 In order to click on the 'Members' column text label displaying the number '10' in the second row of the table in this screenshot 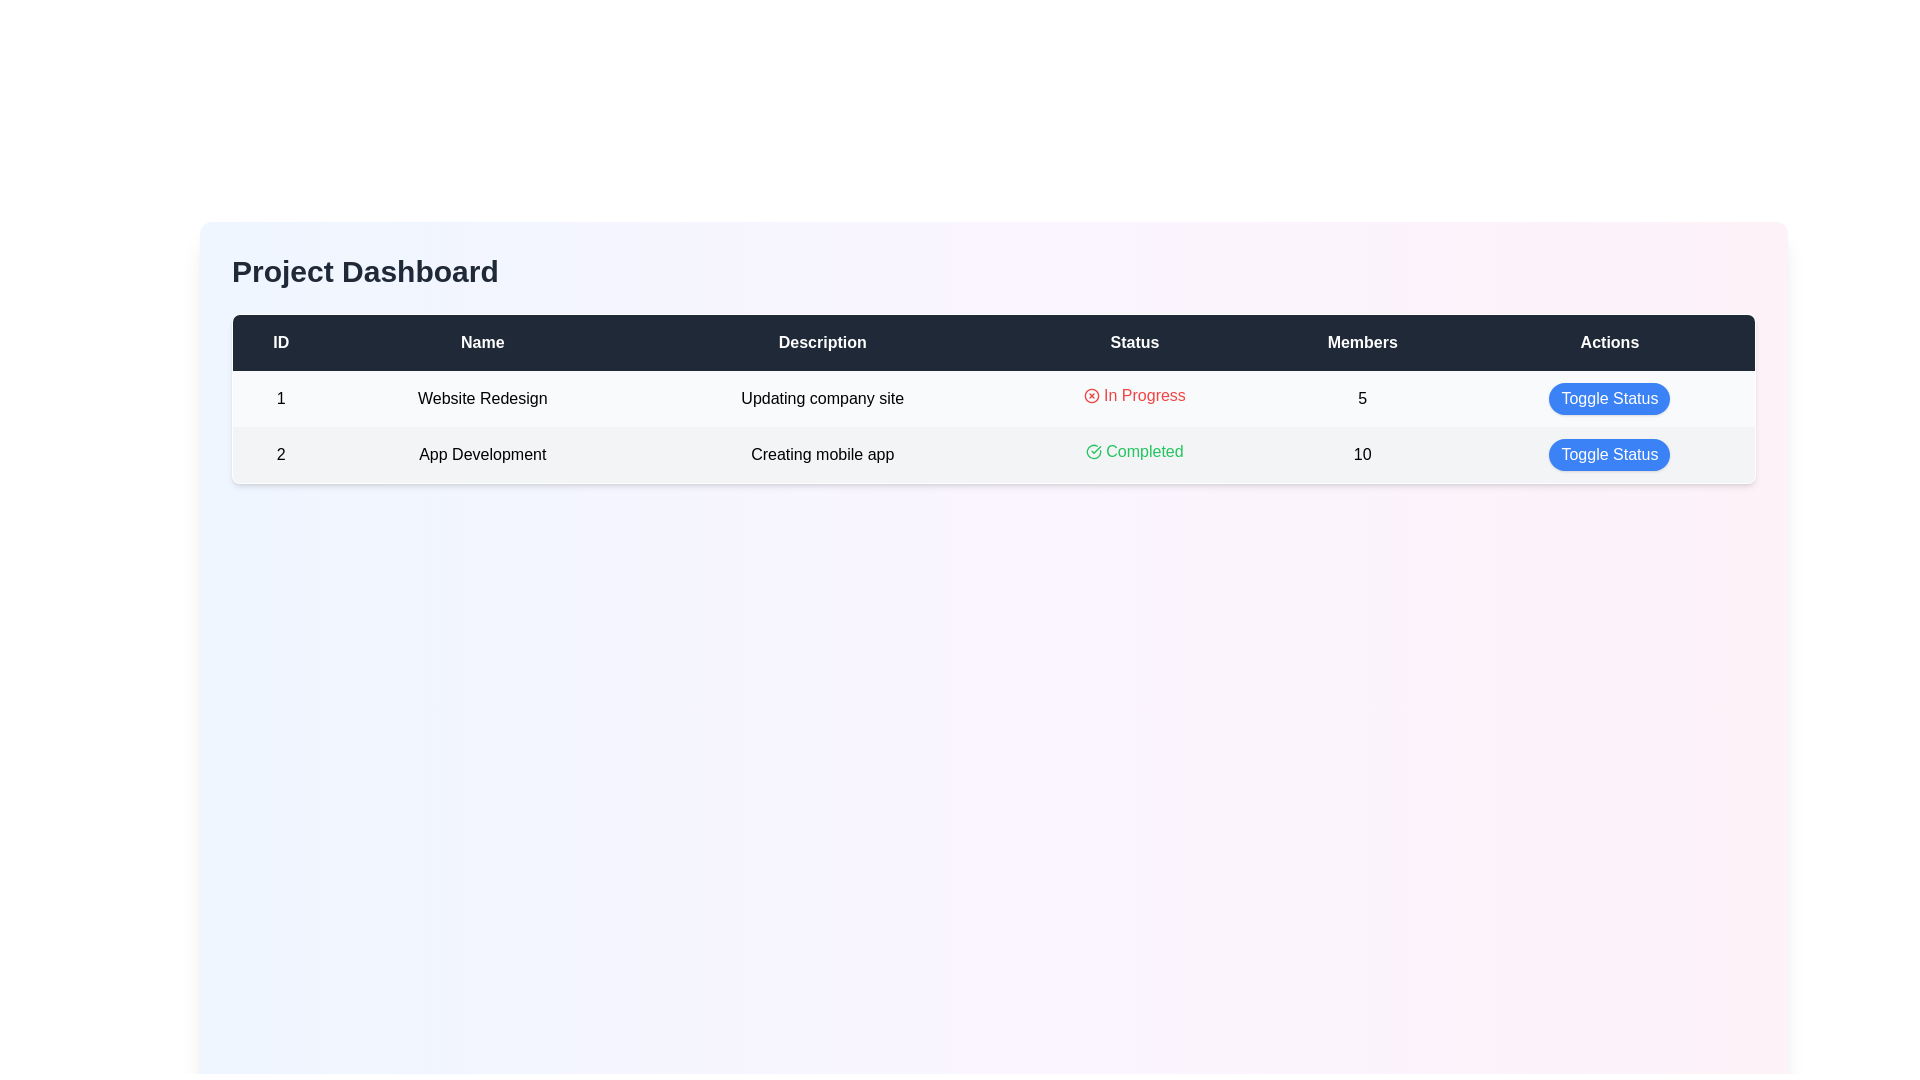, I will do `click(1361, 455)`.